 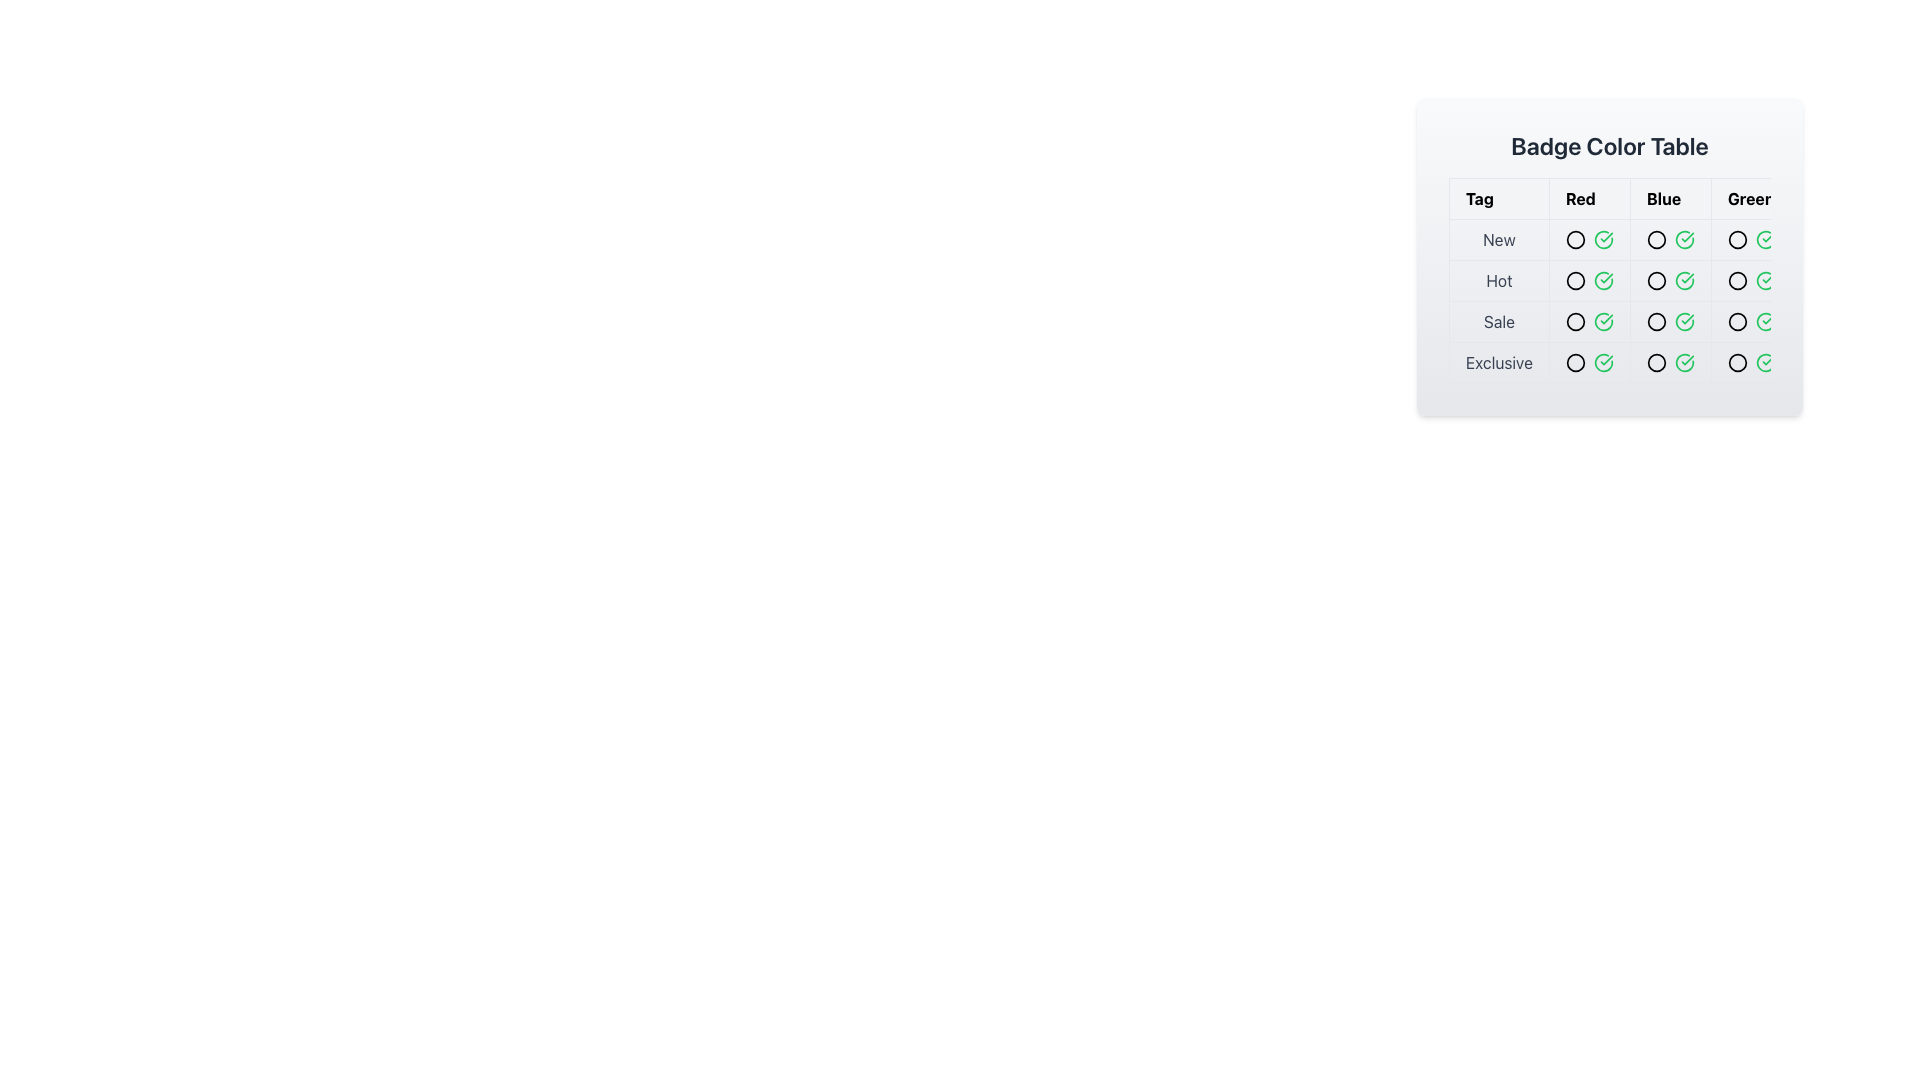 What do you see at coordinates (1603, 362) in the screenshot?
I see `the circular green outlined icon with a checkmark inside, located in the last row under the 'Green' column in the table` at bounding box center [1603, 362].